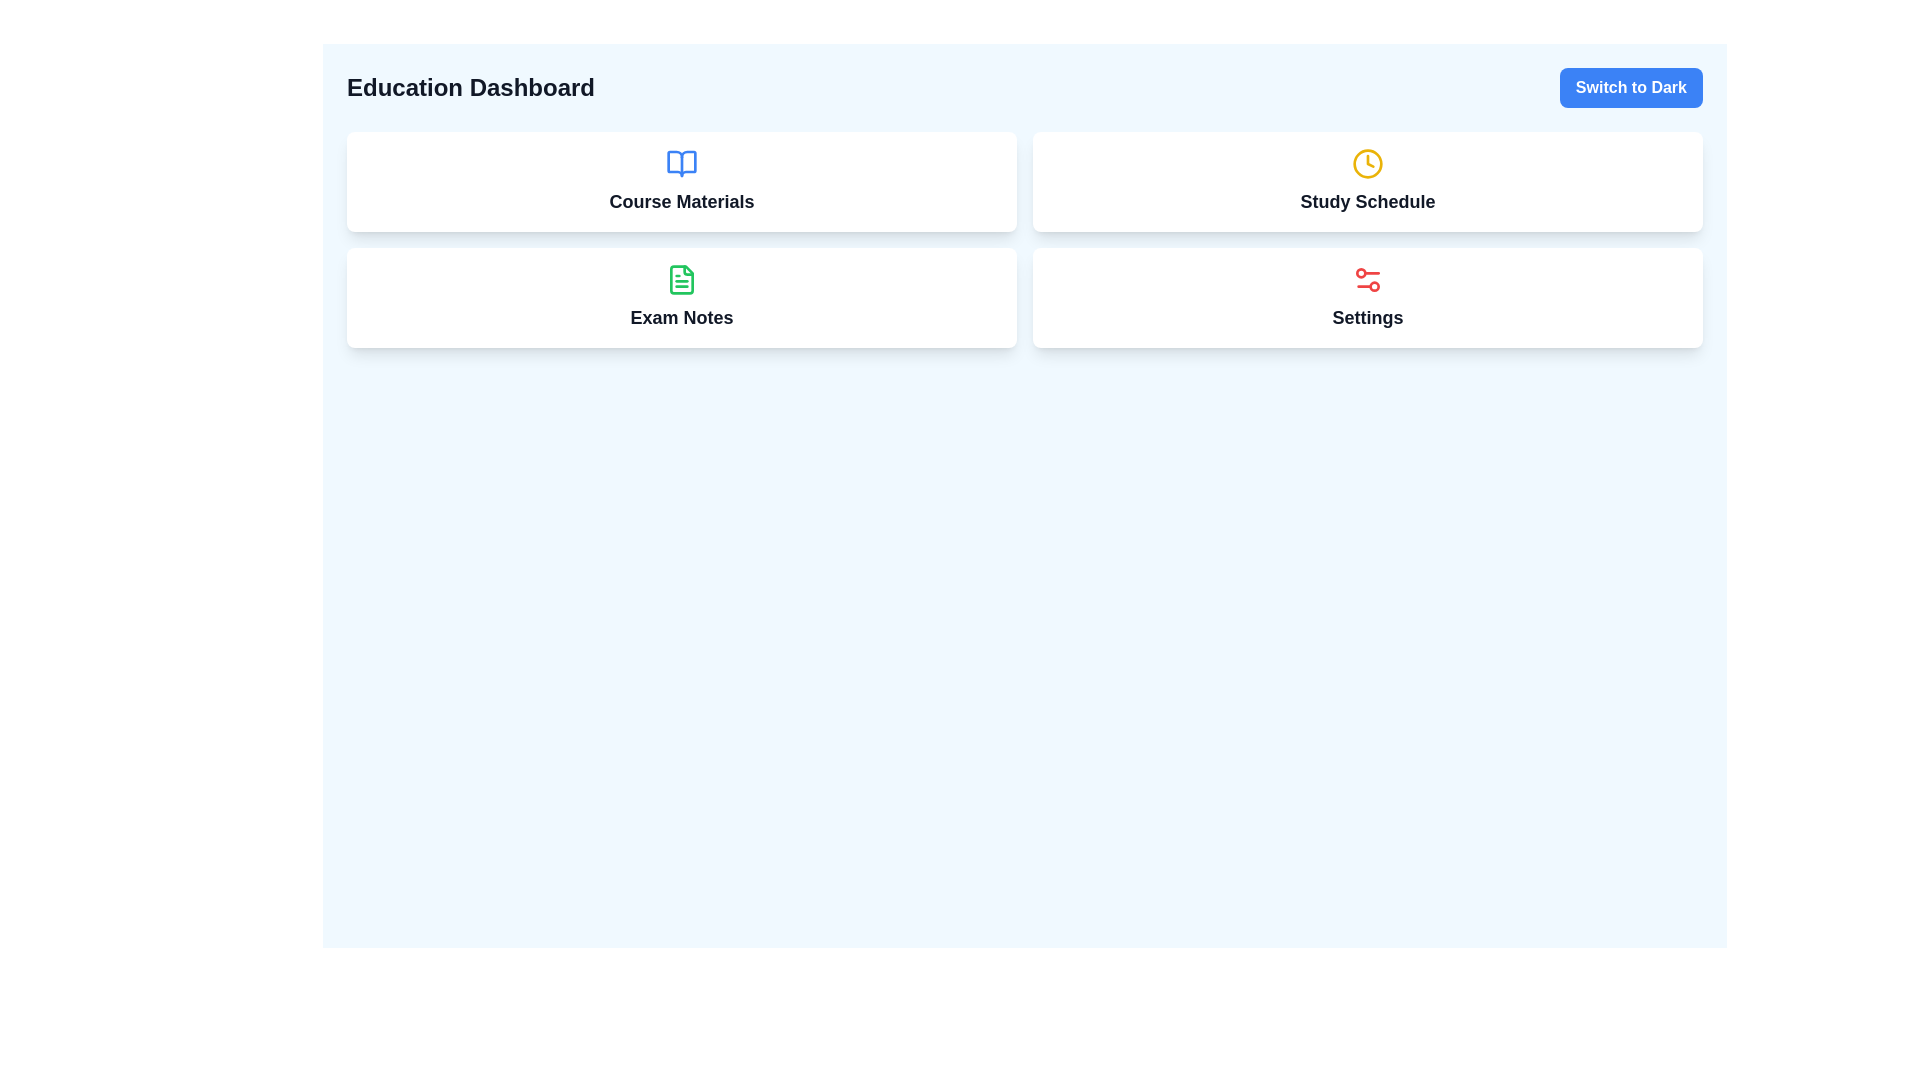 Image resolution: width=1920 pixels, height=1080 pixels. Describe the element at coordinates (681, 163) in the screenshot. I see `the decorative icon for 'Course Materials' located at the top-center of the card labeled 'Course Materials'` at that location.